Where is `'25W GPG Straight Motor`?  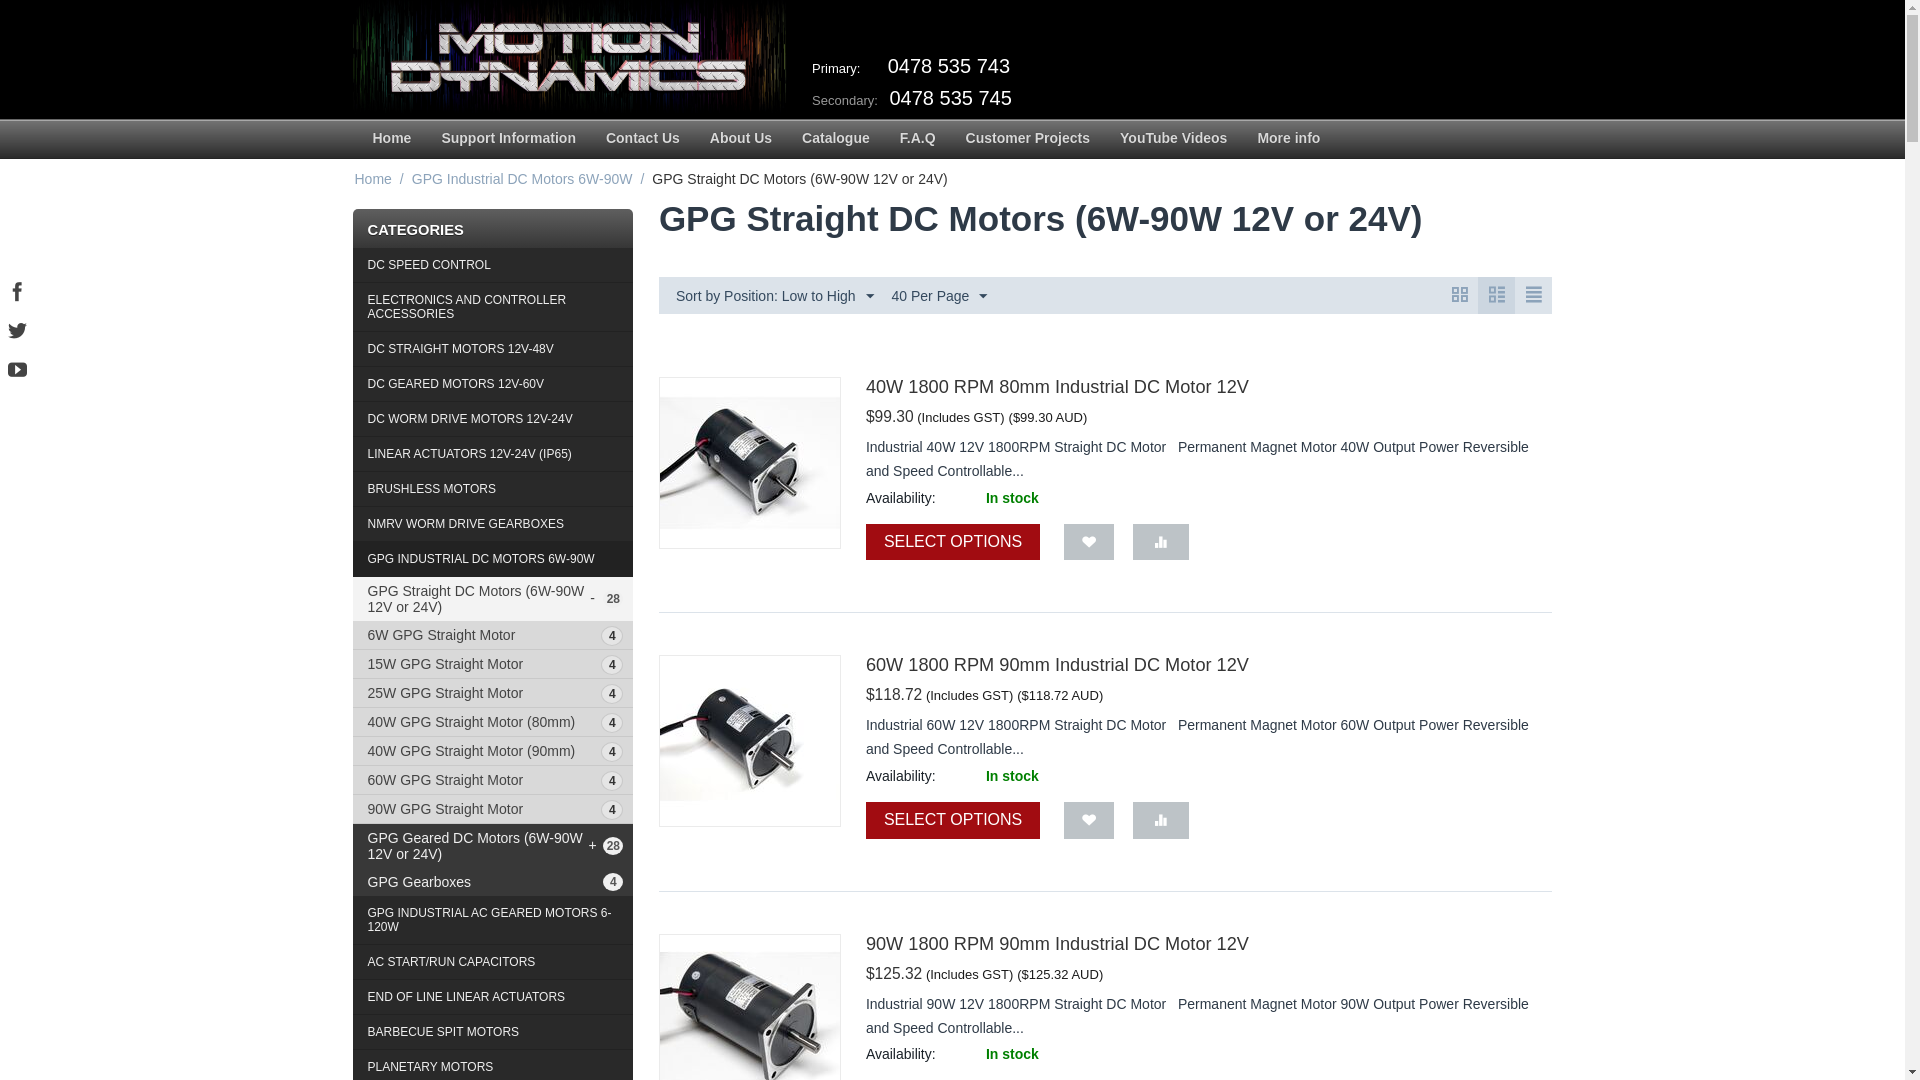
'25W GPG Straight Motor is located at coordinates (492, 692).